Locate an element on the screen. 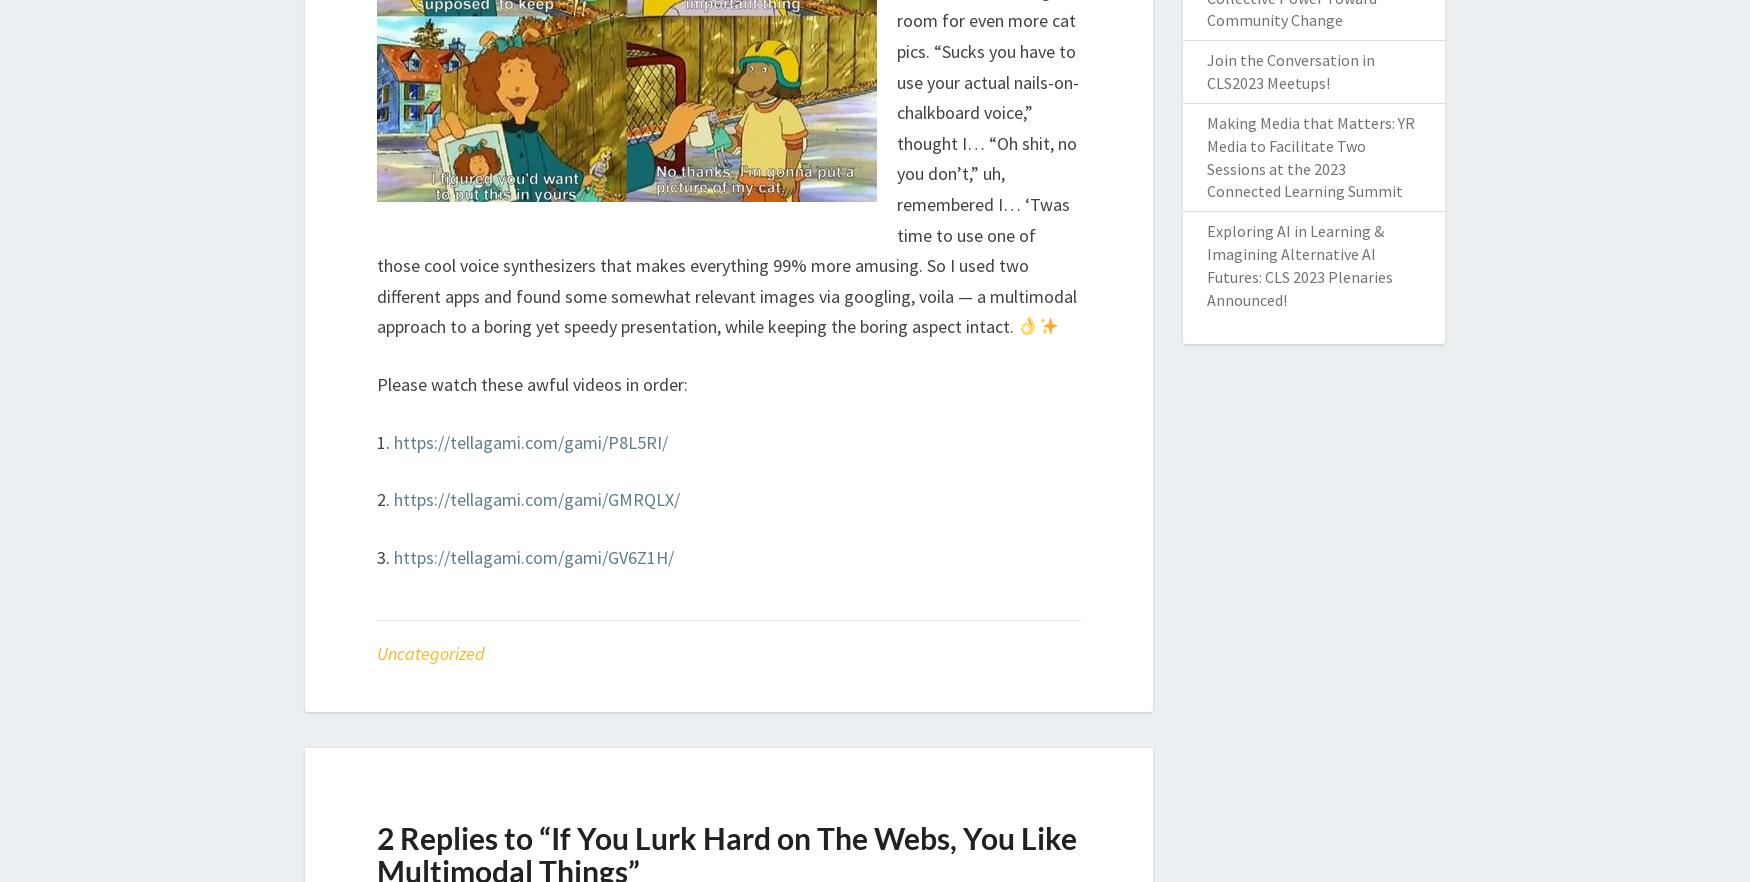  'https://tellagami.com/gami/GMRQLX/' is located at coordinates (536, 498).